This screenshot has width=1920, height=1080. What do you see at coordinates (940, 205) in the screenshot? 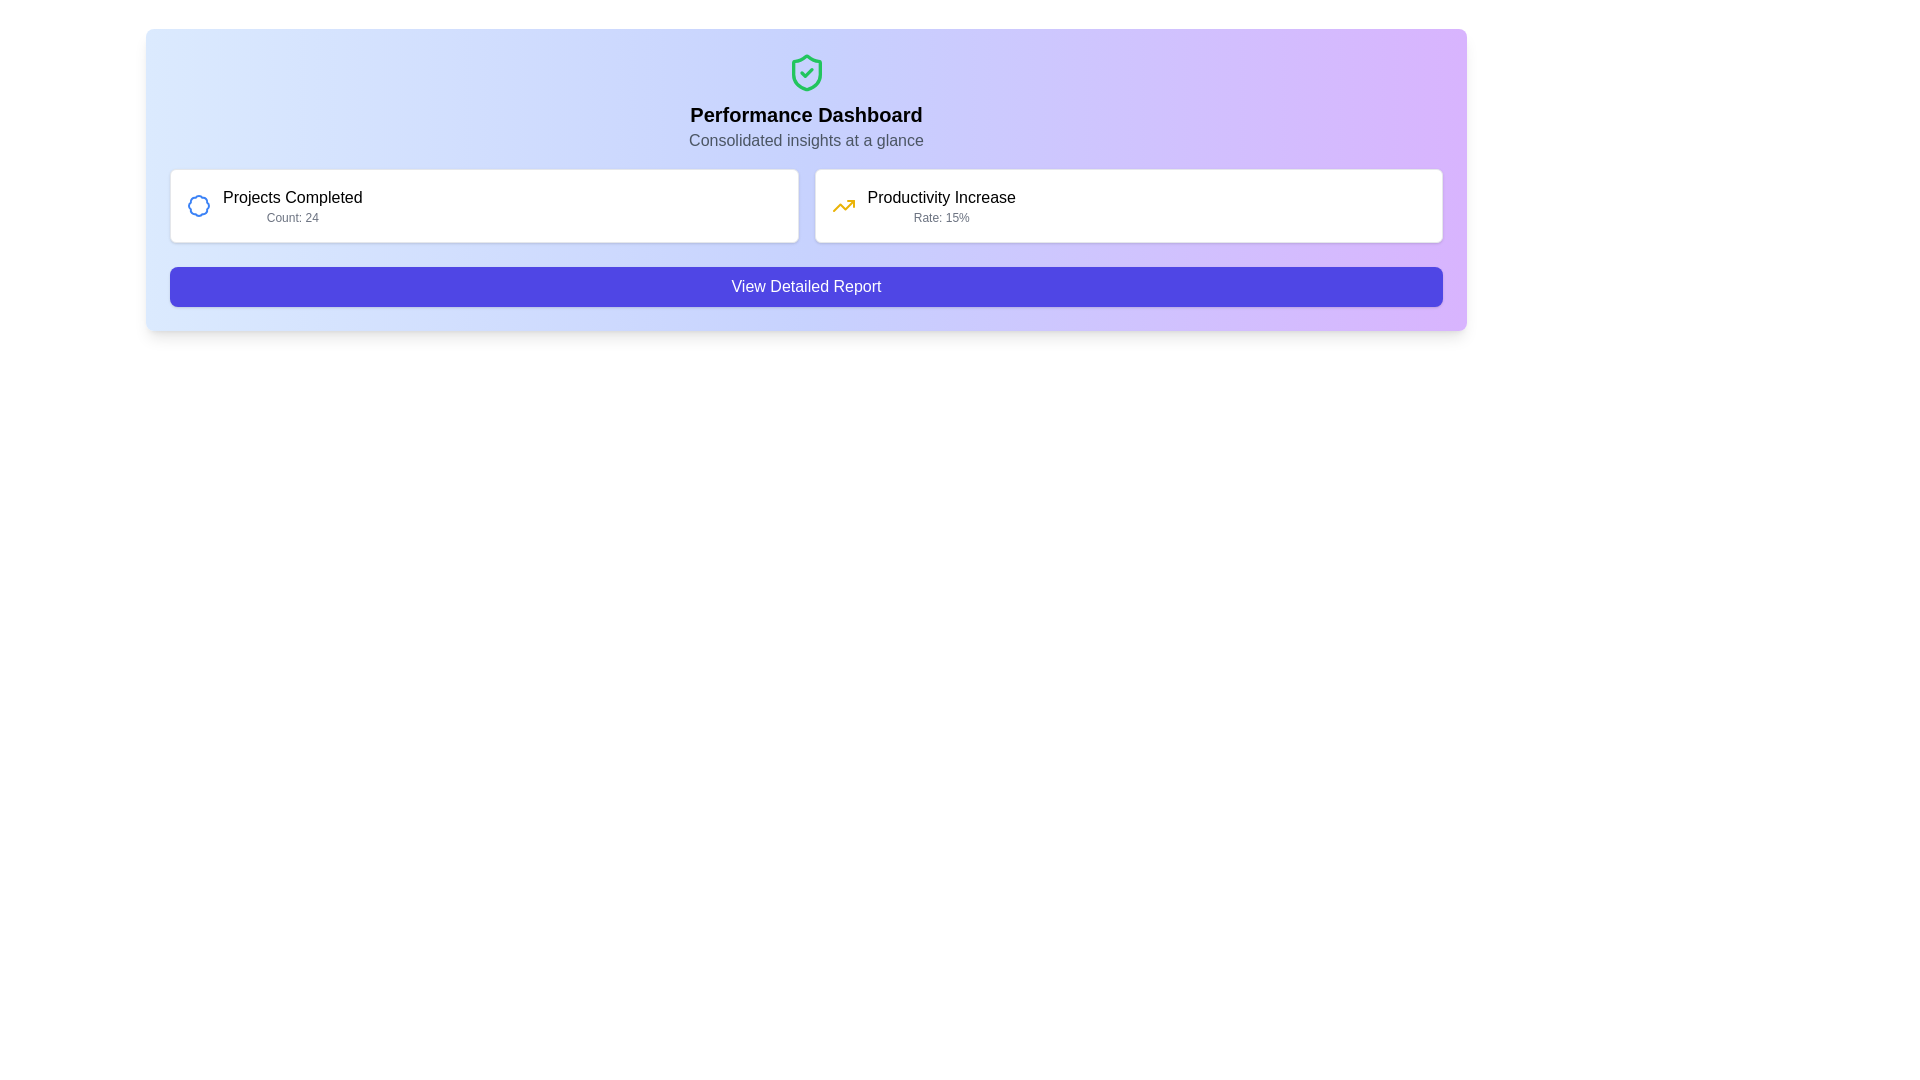
I see `the text display area that shows 'Productivity Increase' and 'Rate: 15%' in the upper-right section of the interface` at bounding box center [940, 205].